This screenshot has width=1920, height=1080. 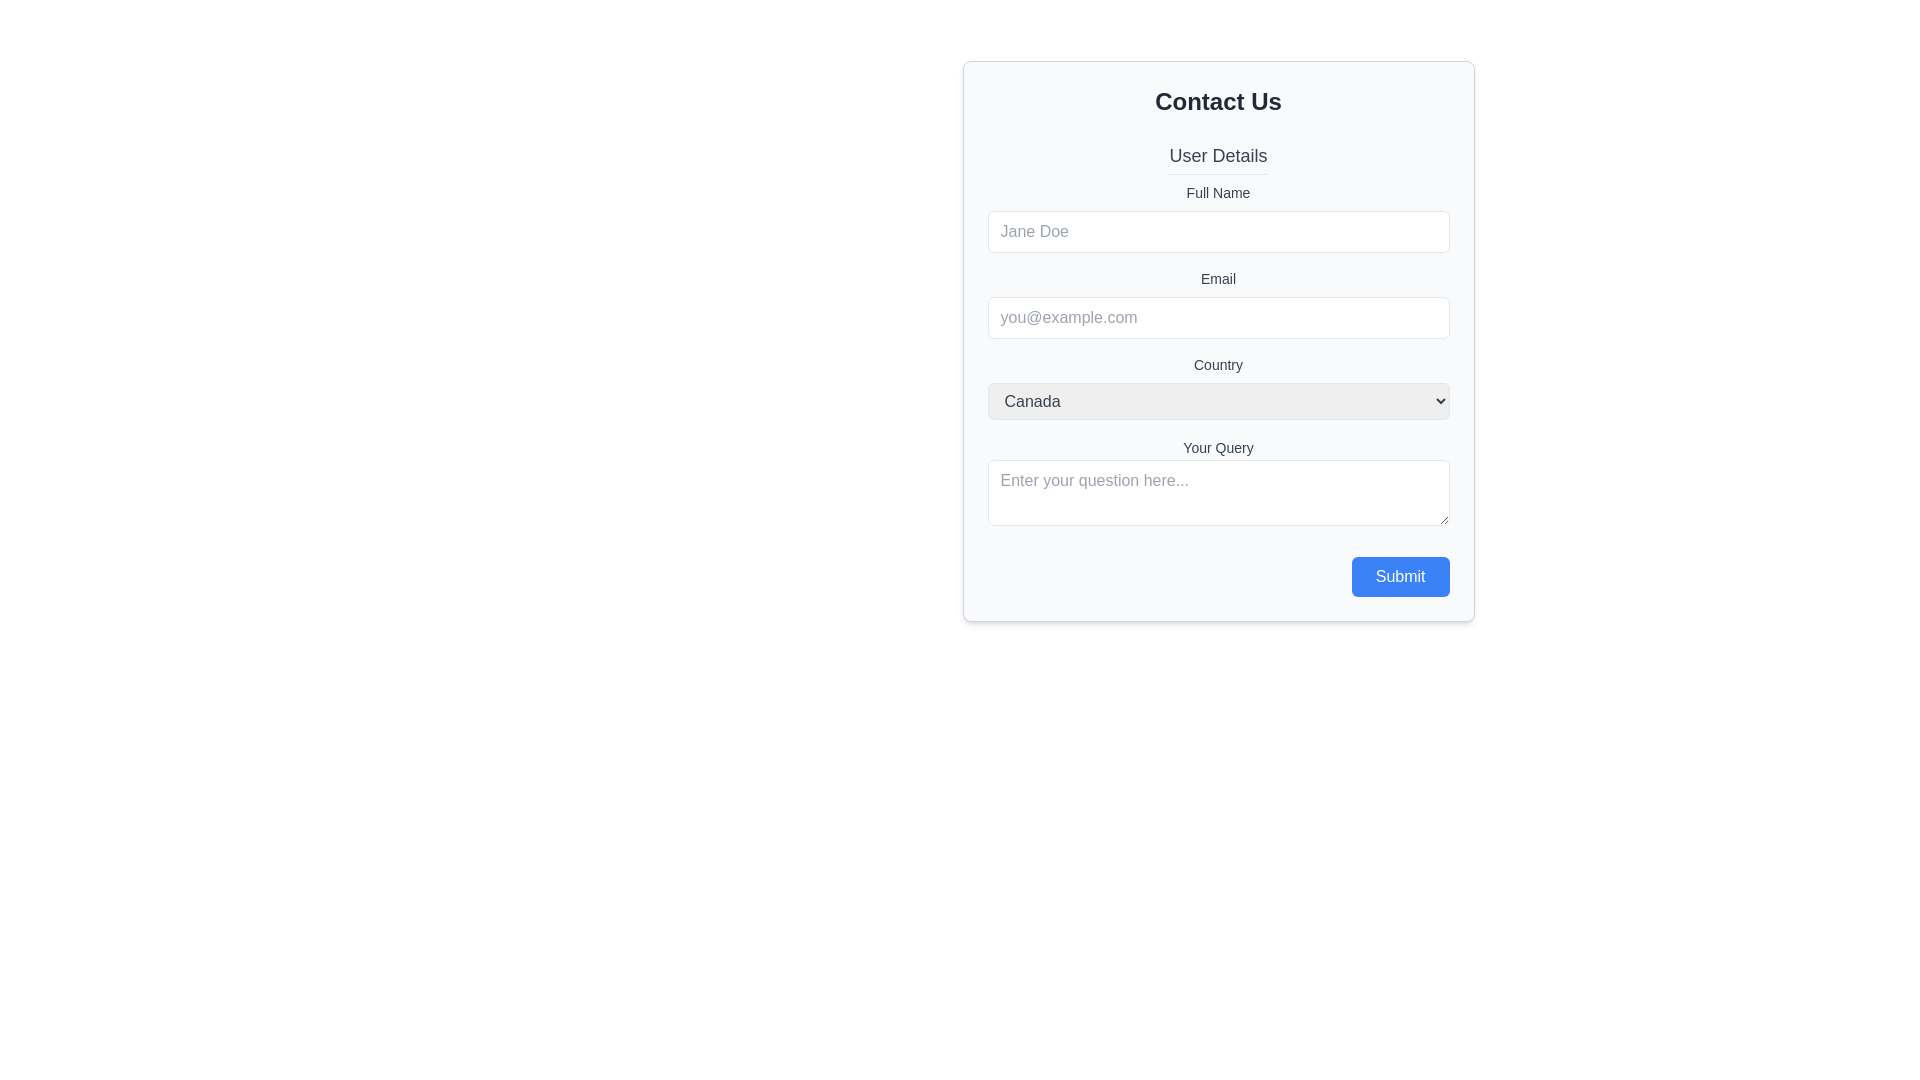 I want to click on the 'Email' label which is styled in neutral gray color and positioned above the input field in the 'User Details' form, so click(x=1217, y=278).